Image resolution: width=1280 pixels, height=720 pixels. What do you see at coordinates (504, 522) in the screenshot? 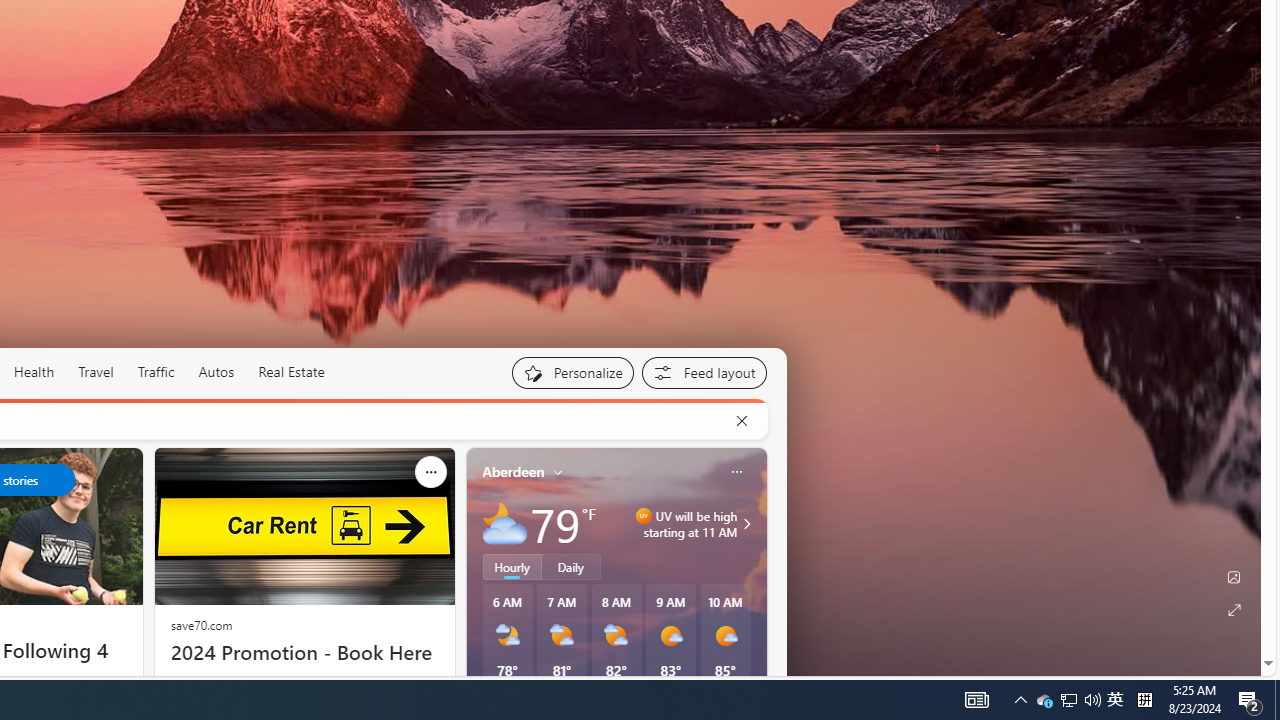
I see `'Mostly cloudy'` at bounding box center [504, 522].